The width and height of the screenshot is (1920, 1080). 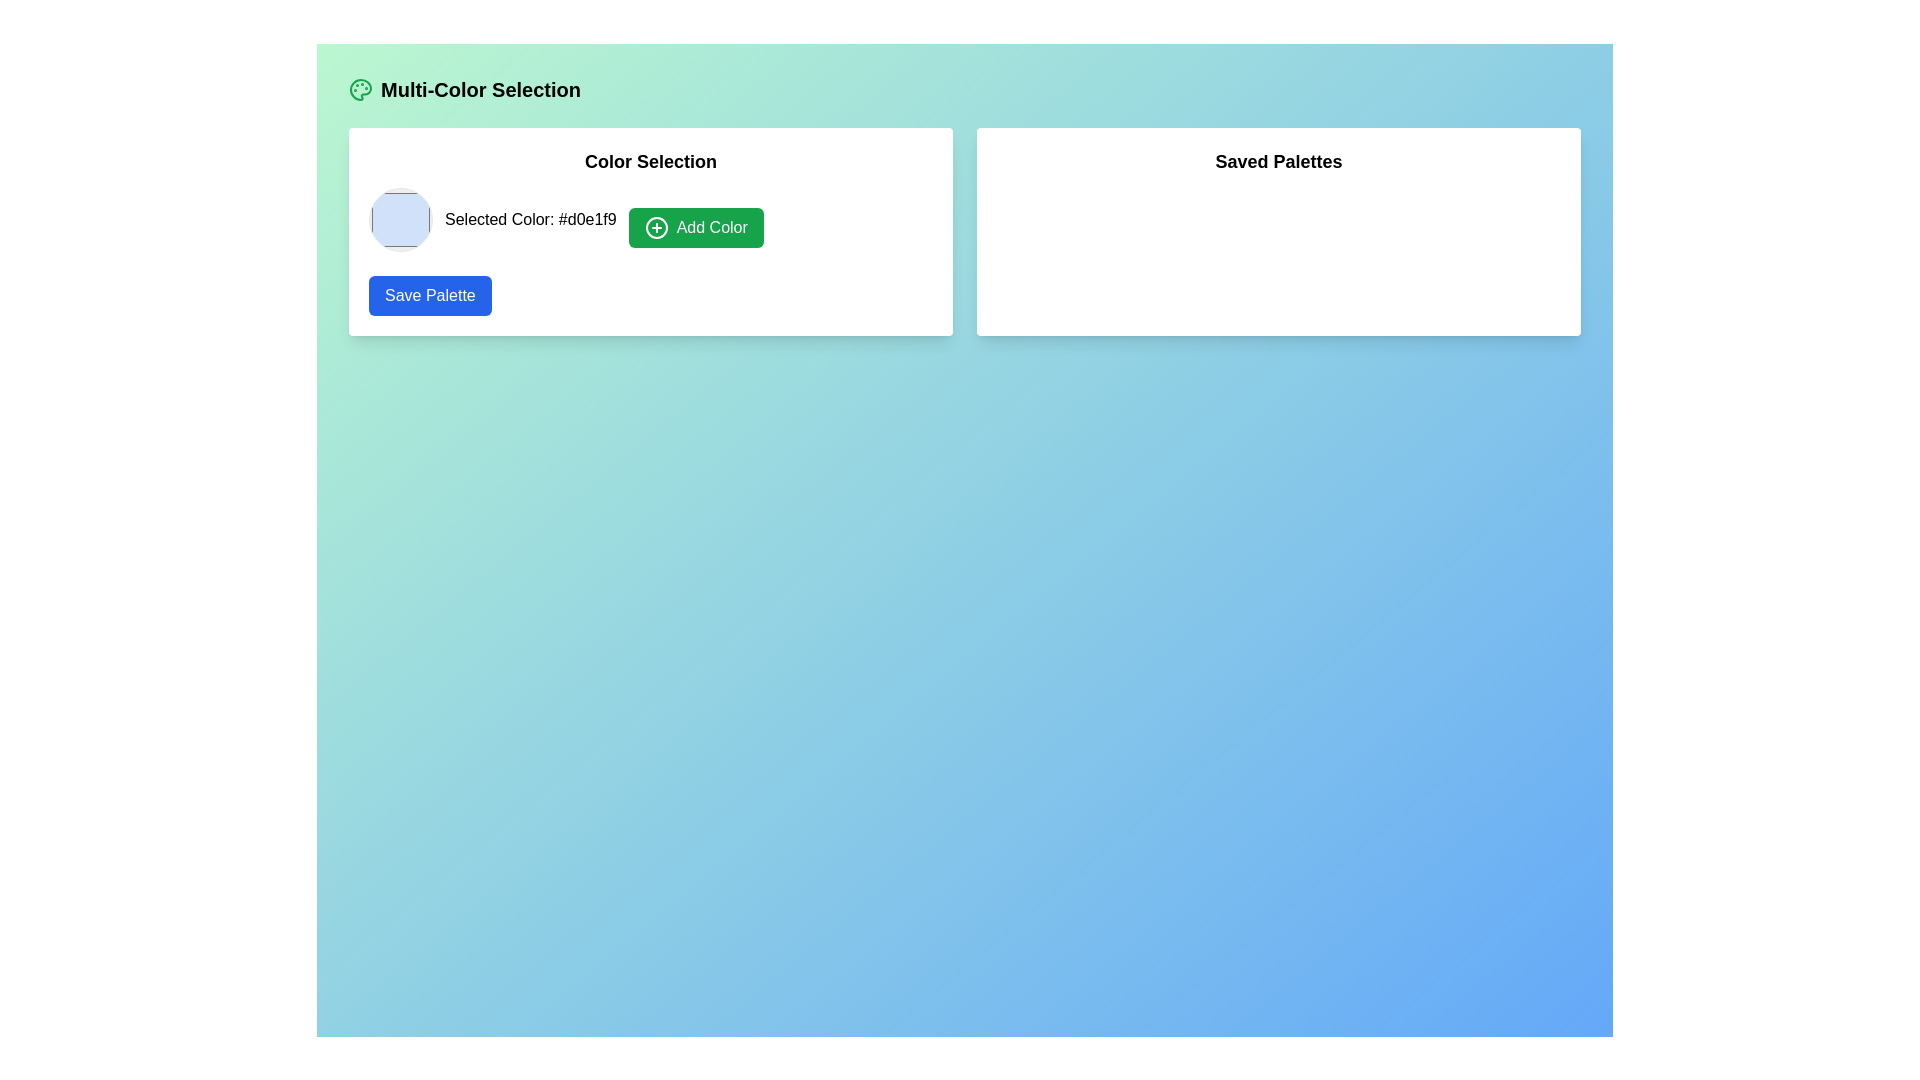 What do you see at coordinates (656, 226) in the screenshot?
I see `the circular green icon with a plus sign inside, located to the left of the 'Add Color' button text` at bounding box center [656, 226].